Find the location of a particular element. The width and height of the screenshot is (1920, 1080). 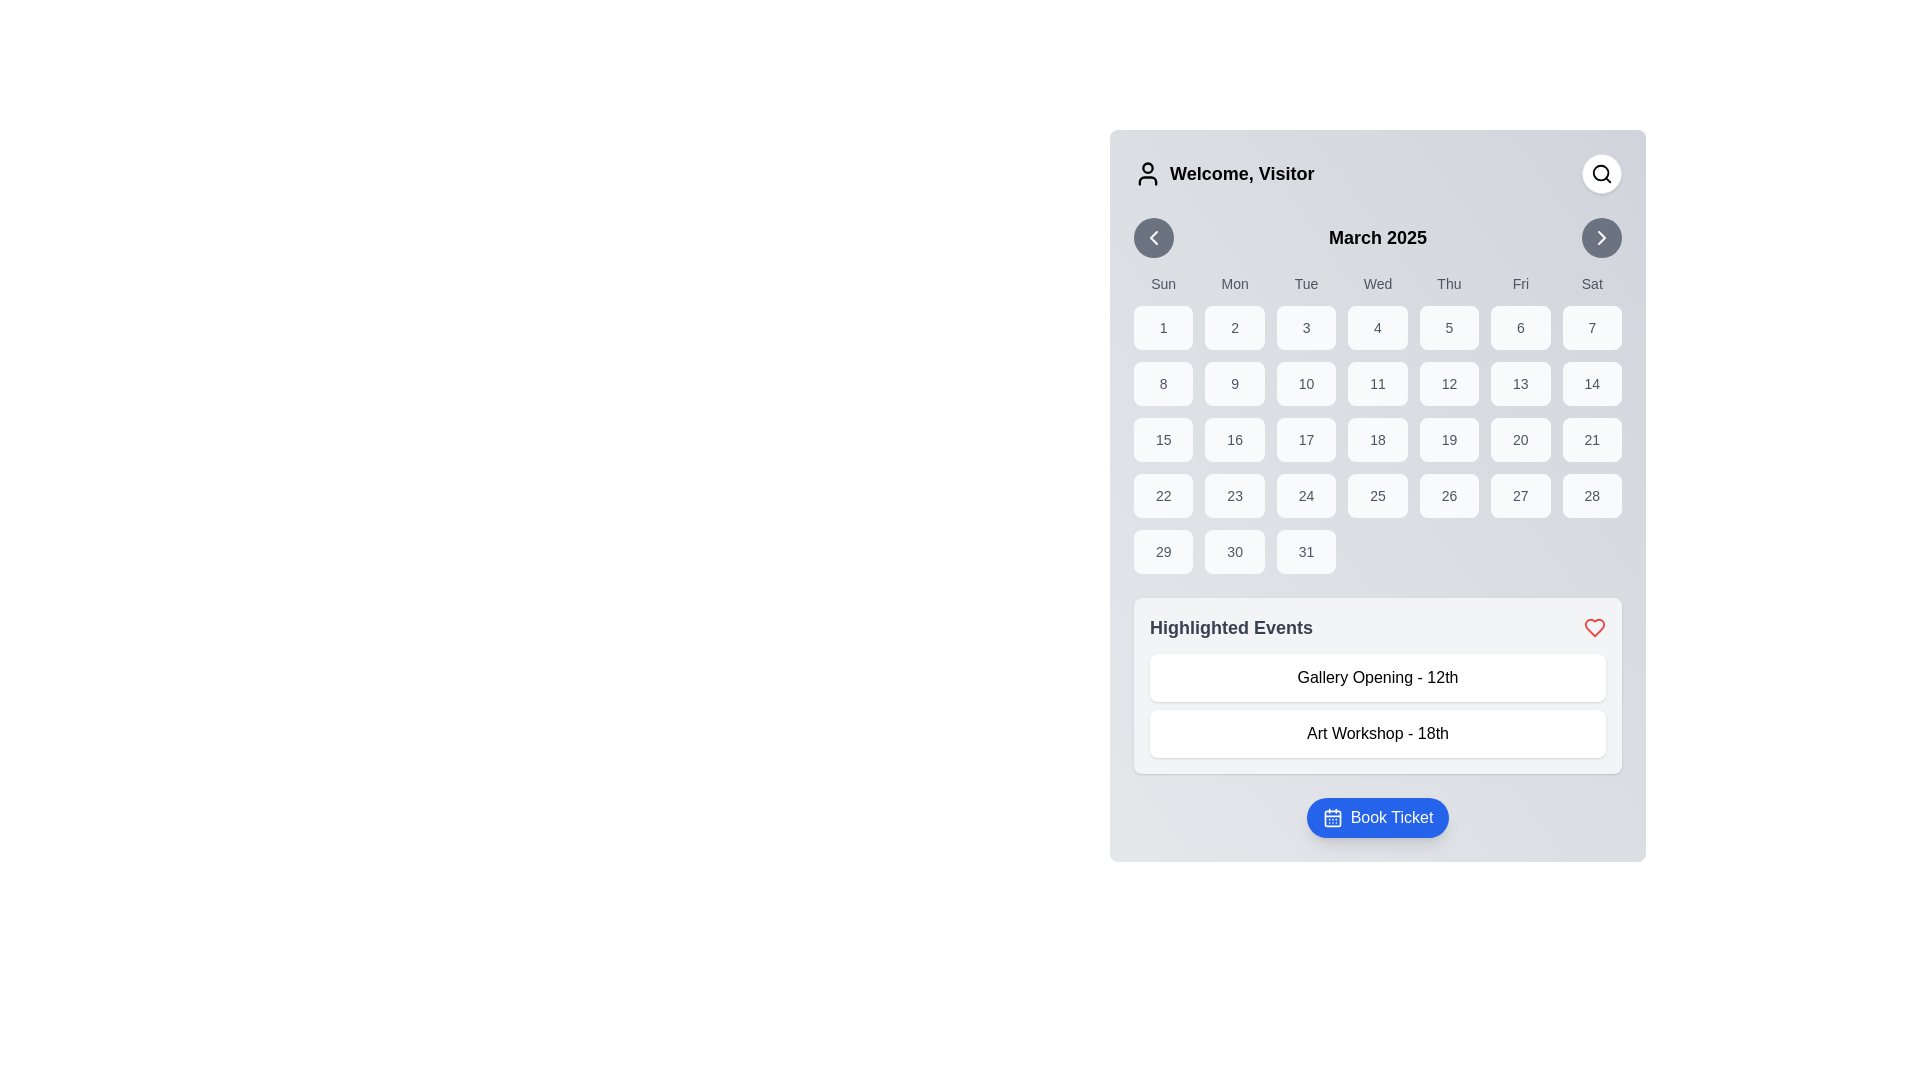

the button representing the calendar day '22' located in the fourth row and first column of the calendar grid is located at coordinates (1163, 495).